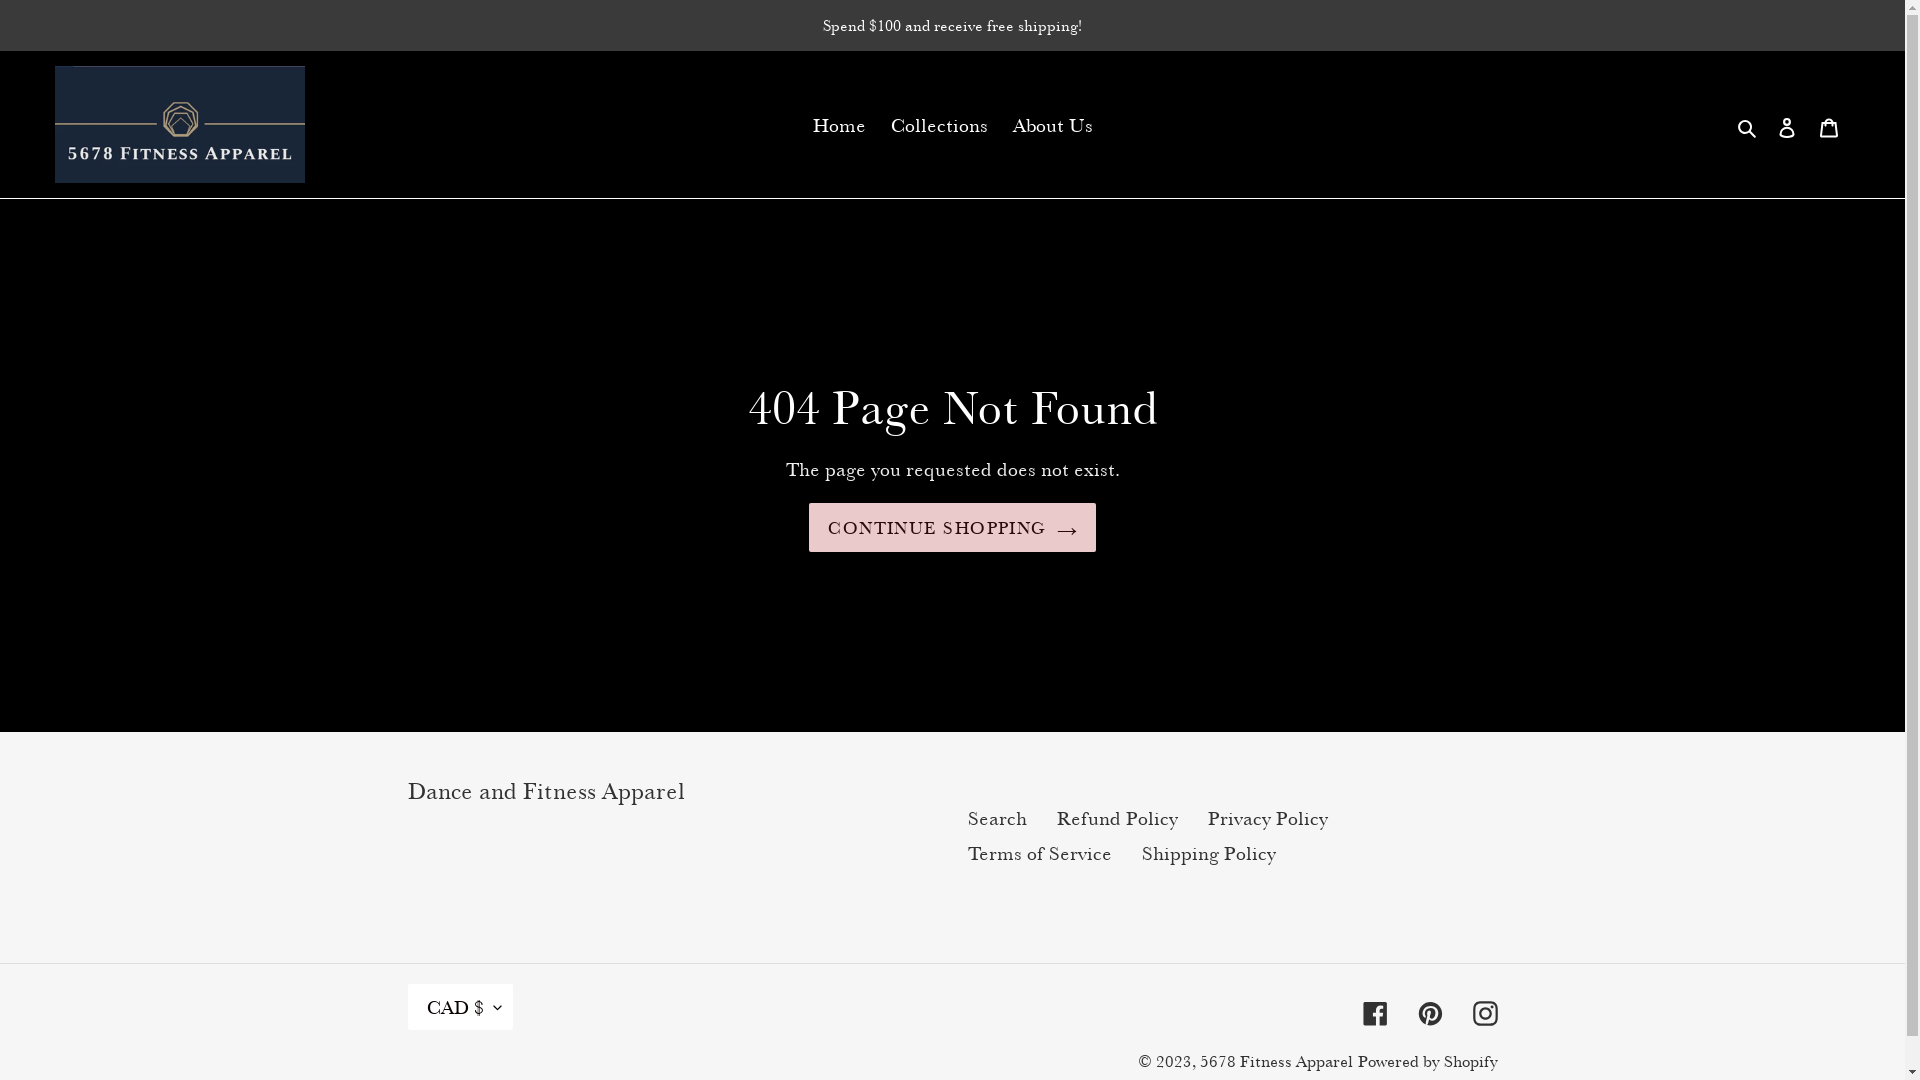 This screenshot has height=1080, width=1920. Describe the element at coordinates (1429, 1010) in the screenshot. I see `'Pinterest'` at that location.